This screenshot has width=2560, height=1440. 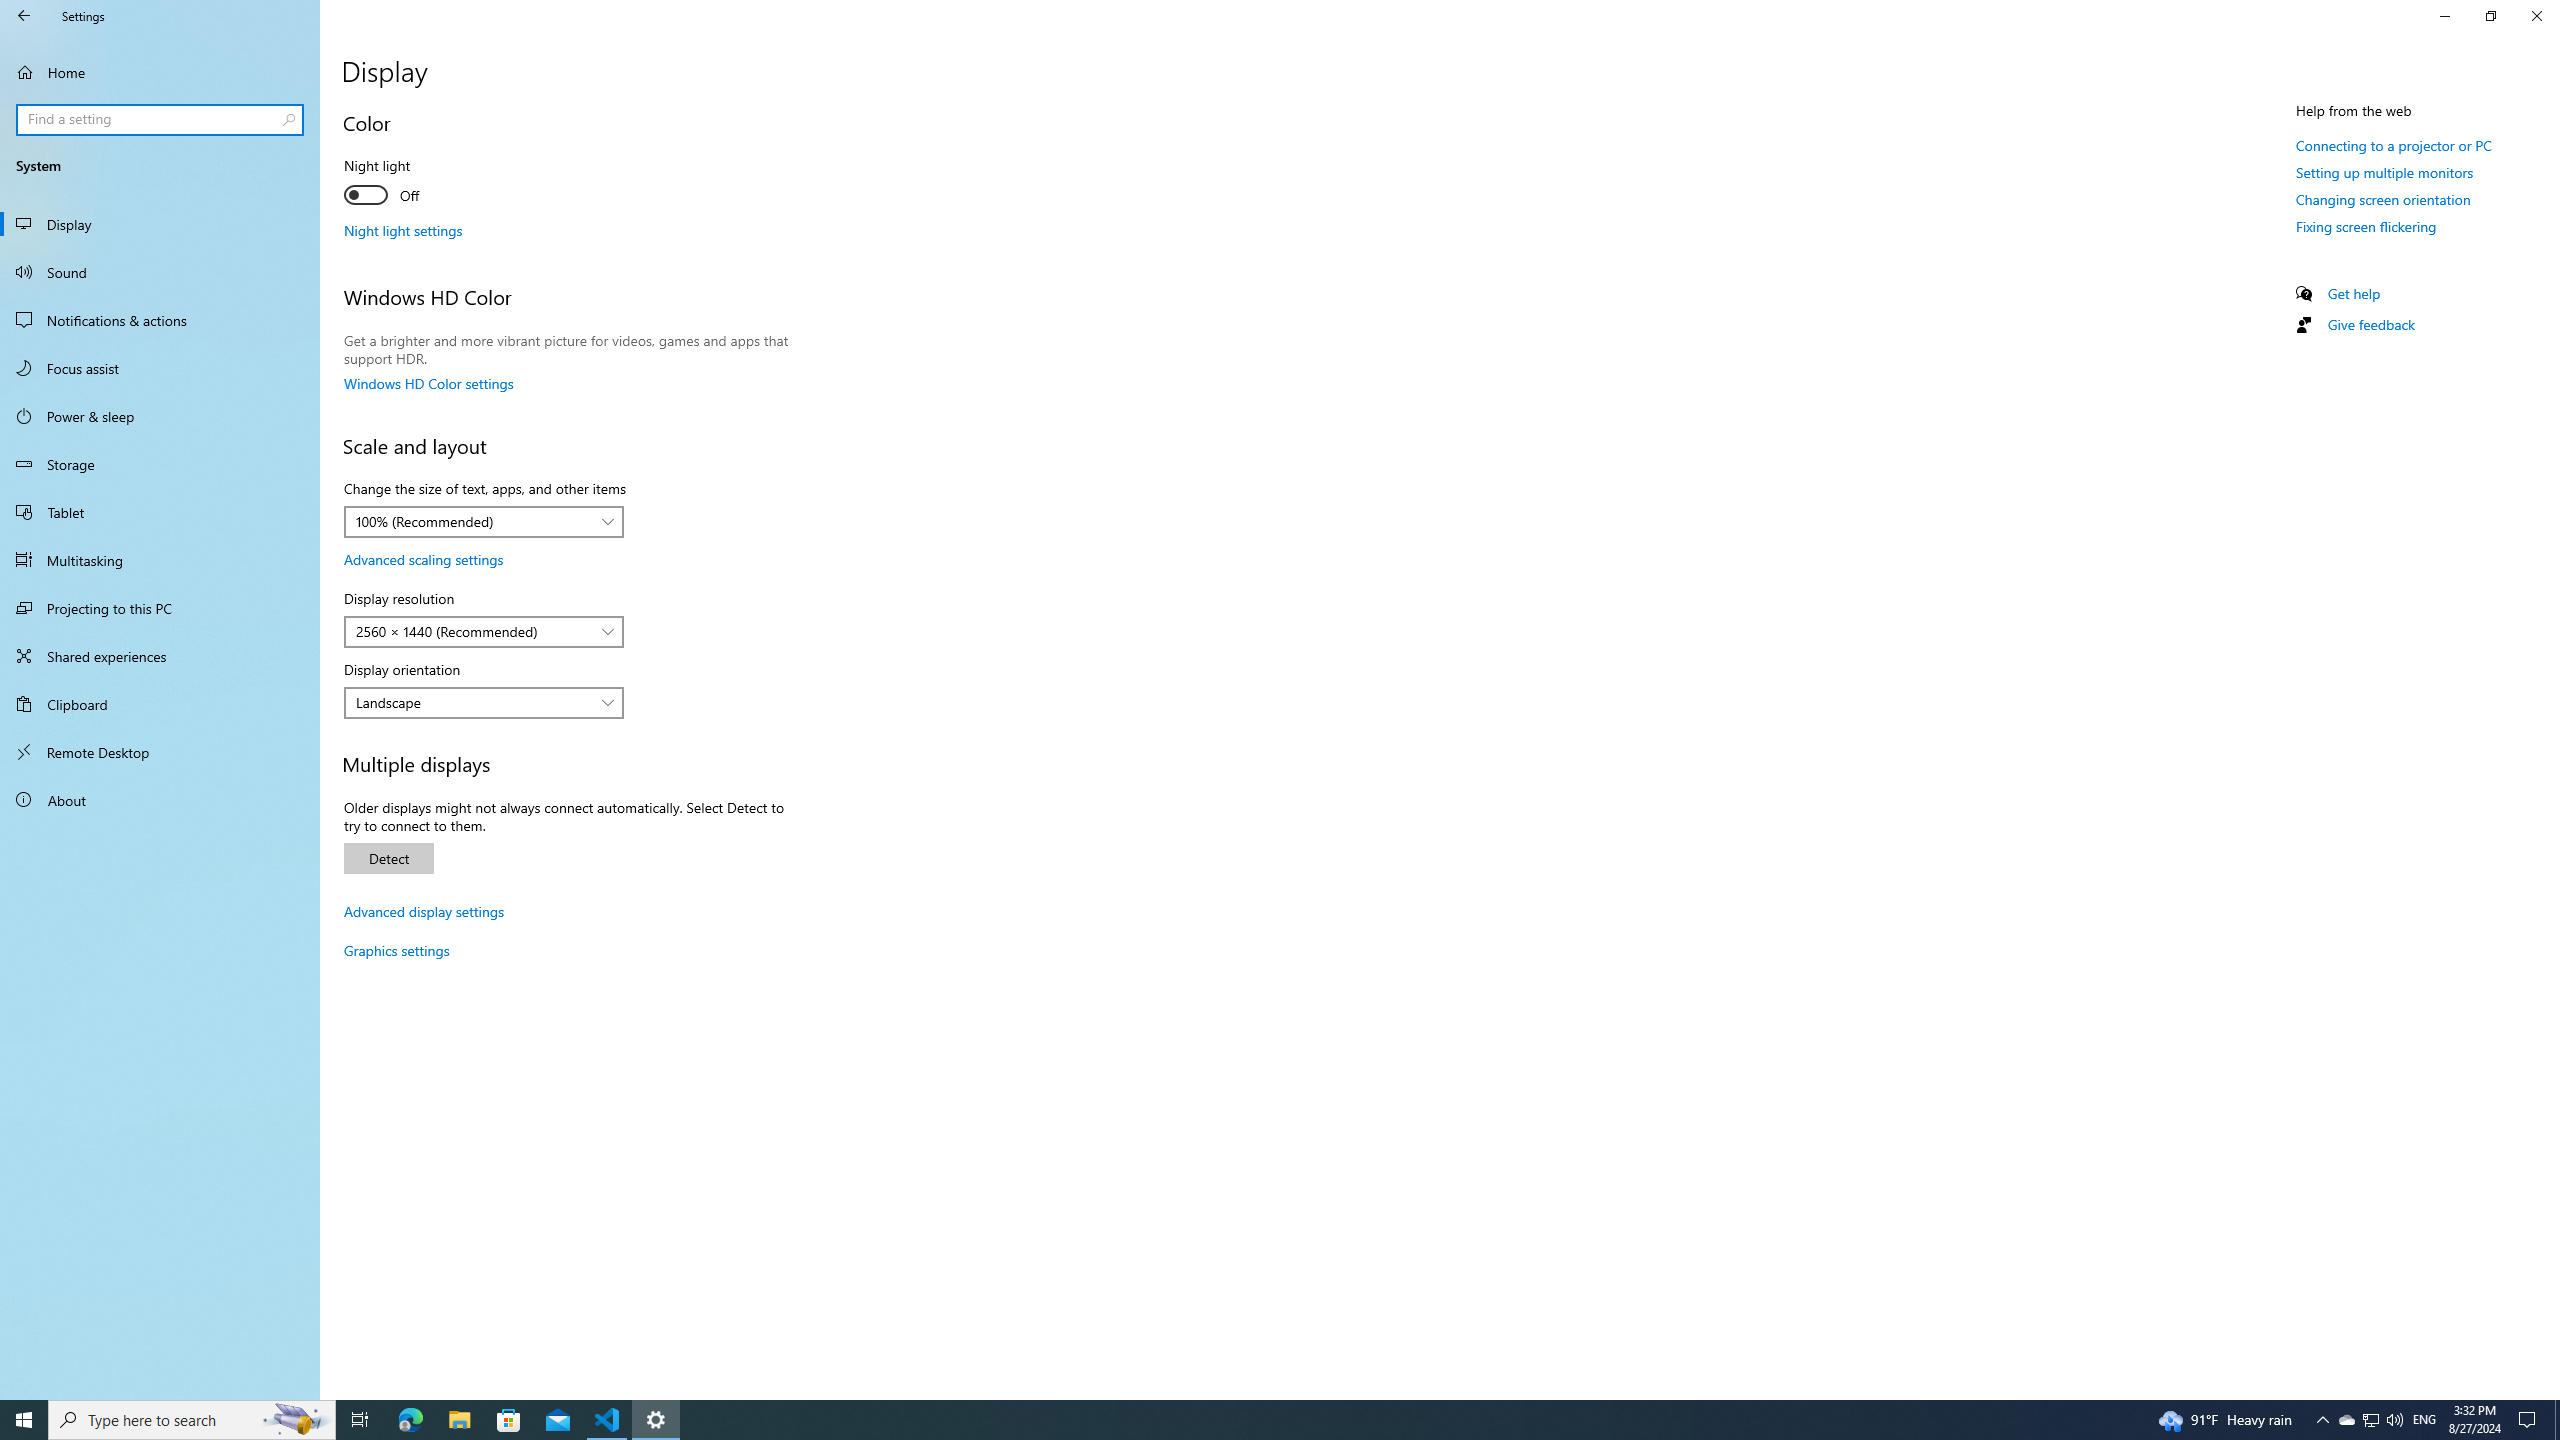 What do you see at coordinates (423, 559) in the screenshot?
I see `'Advanced scaling settings'` at bounding box center [423, 559].